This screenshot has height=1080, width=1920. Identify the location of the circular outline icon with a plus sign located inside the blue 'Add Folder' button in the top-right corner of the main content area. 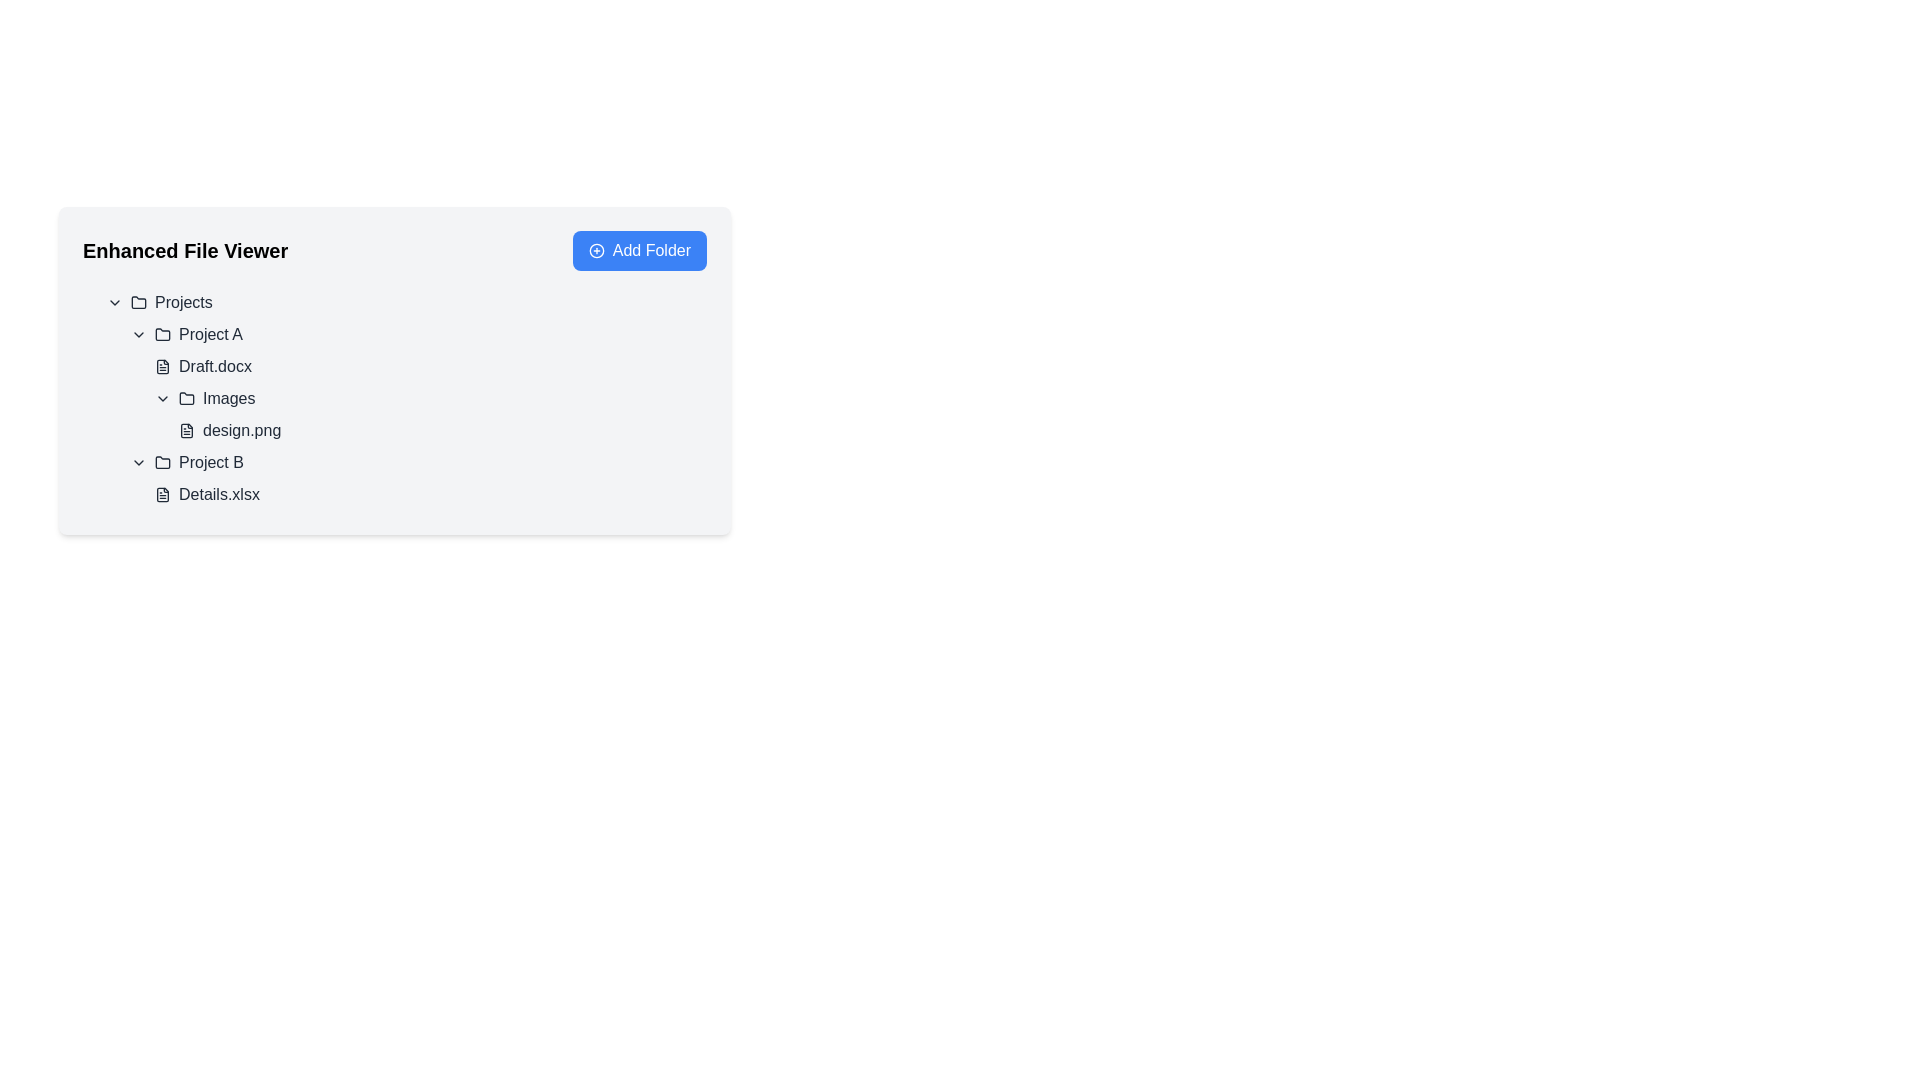
(595, 249).